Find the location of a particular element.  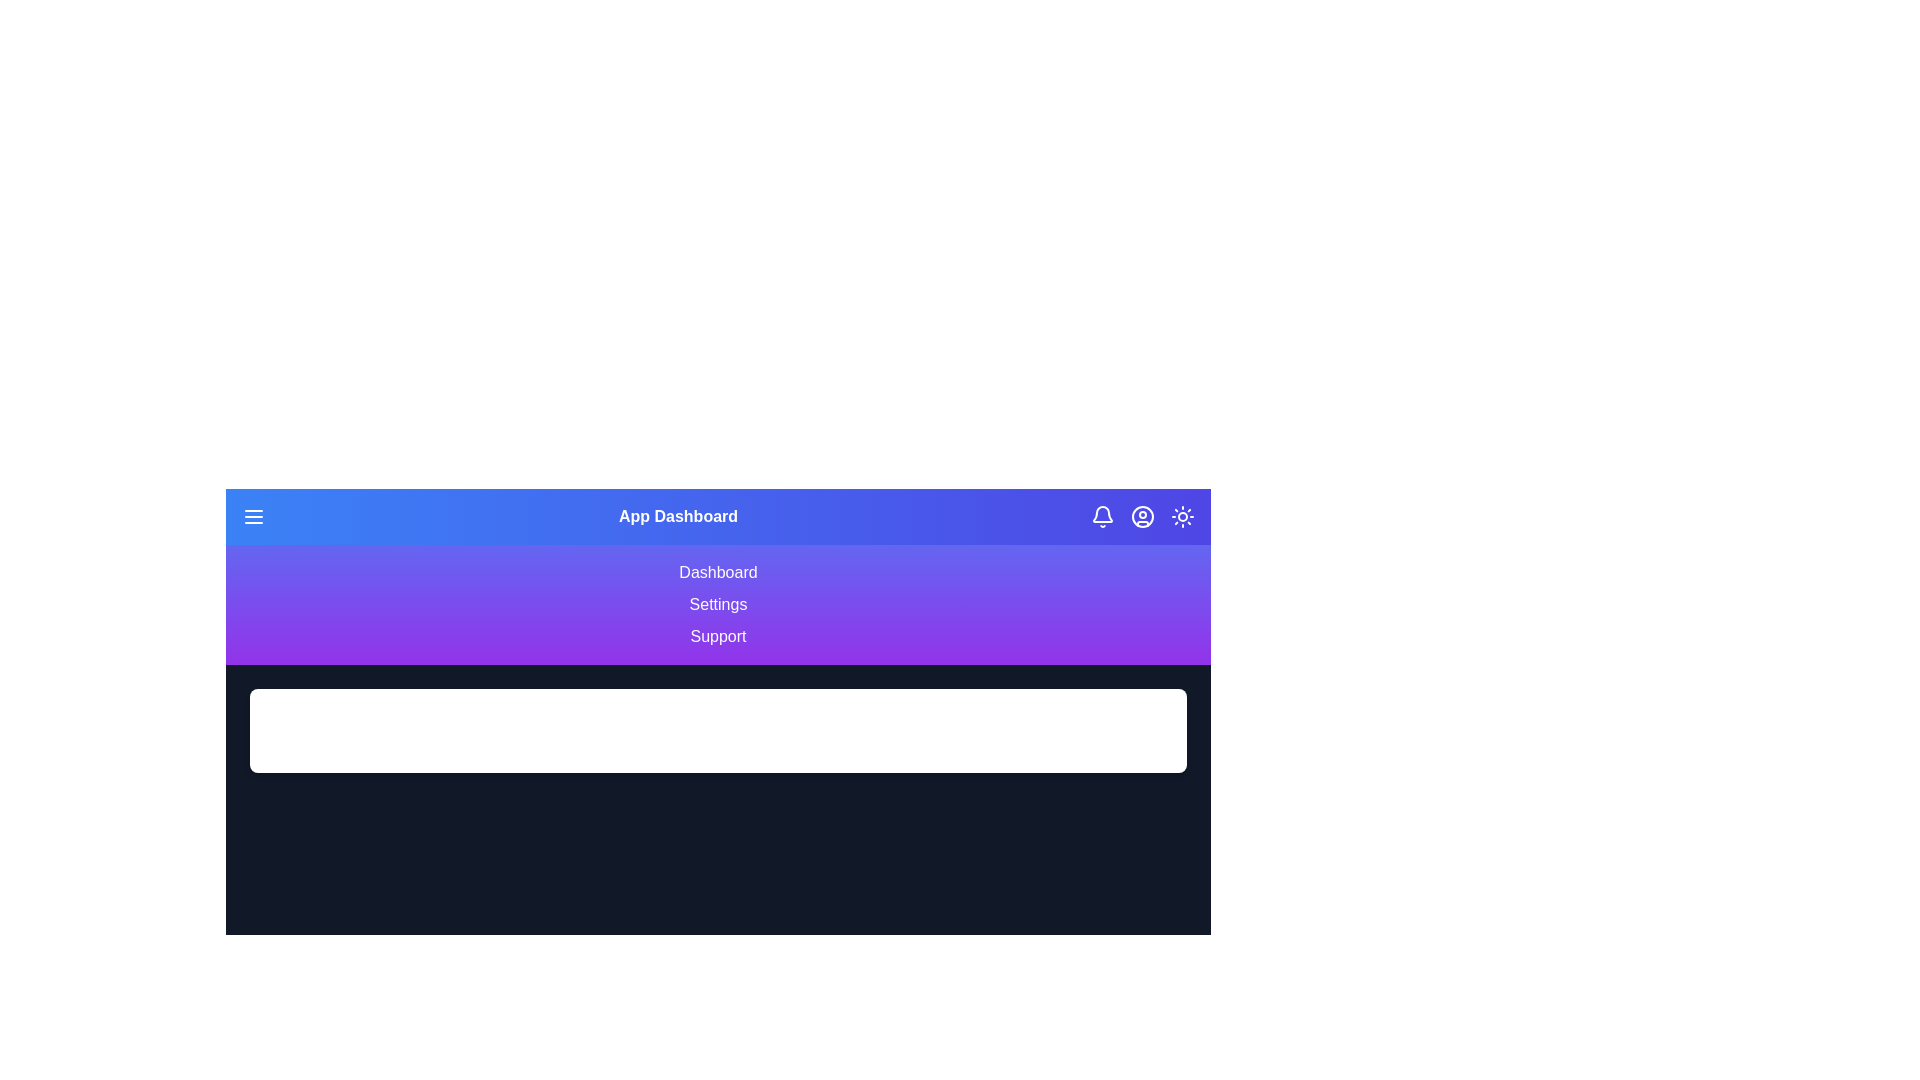

the menu option Dashboard to explore its content is located at coordinates (718, 573).